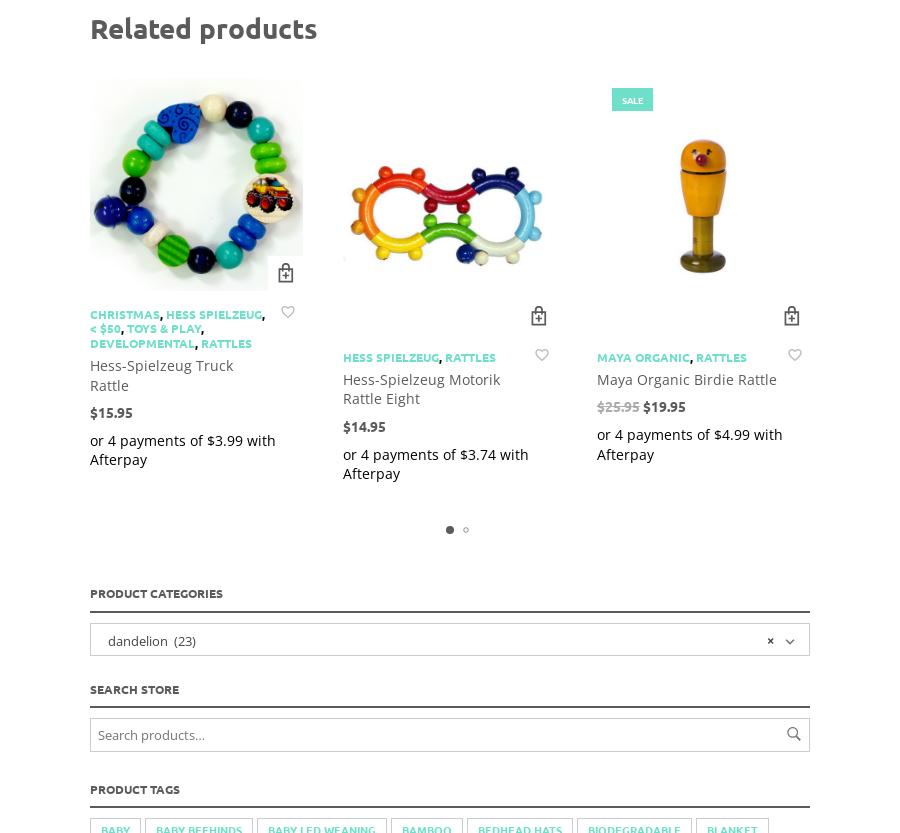  What do you see at coordinates (134, 686) in the screenshot?
I see `'Search Store'` at bounding box center [134, 686].